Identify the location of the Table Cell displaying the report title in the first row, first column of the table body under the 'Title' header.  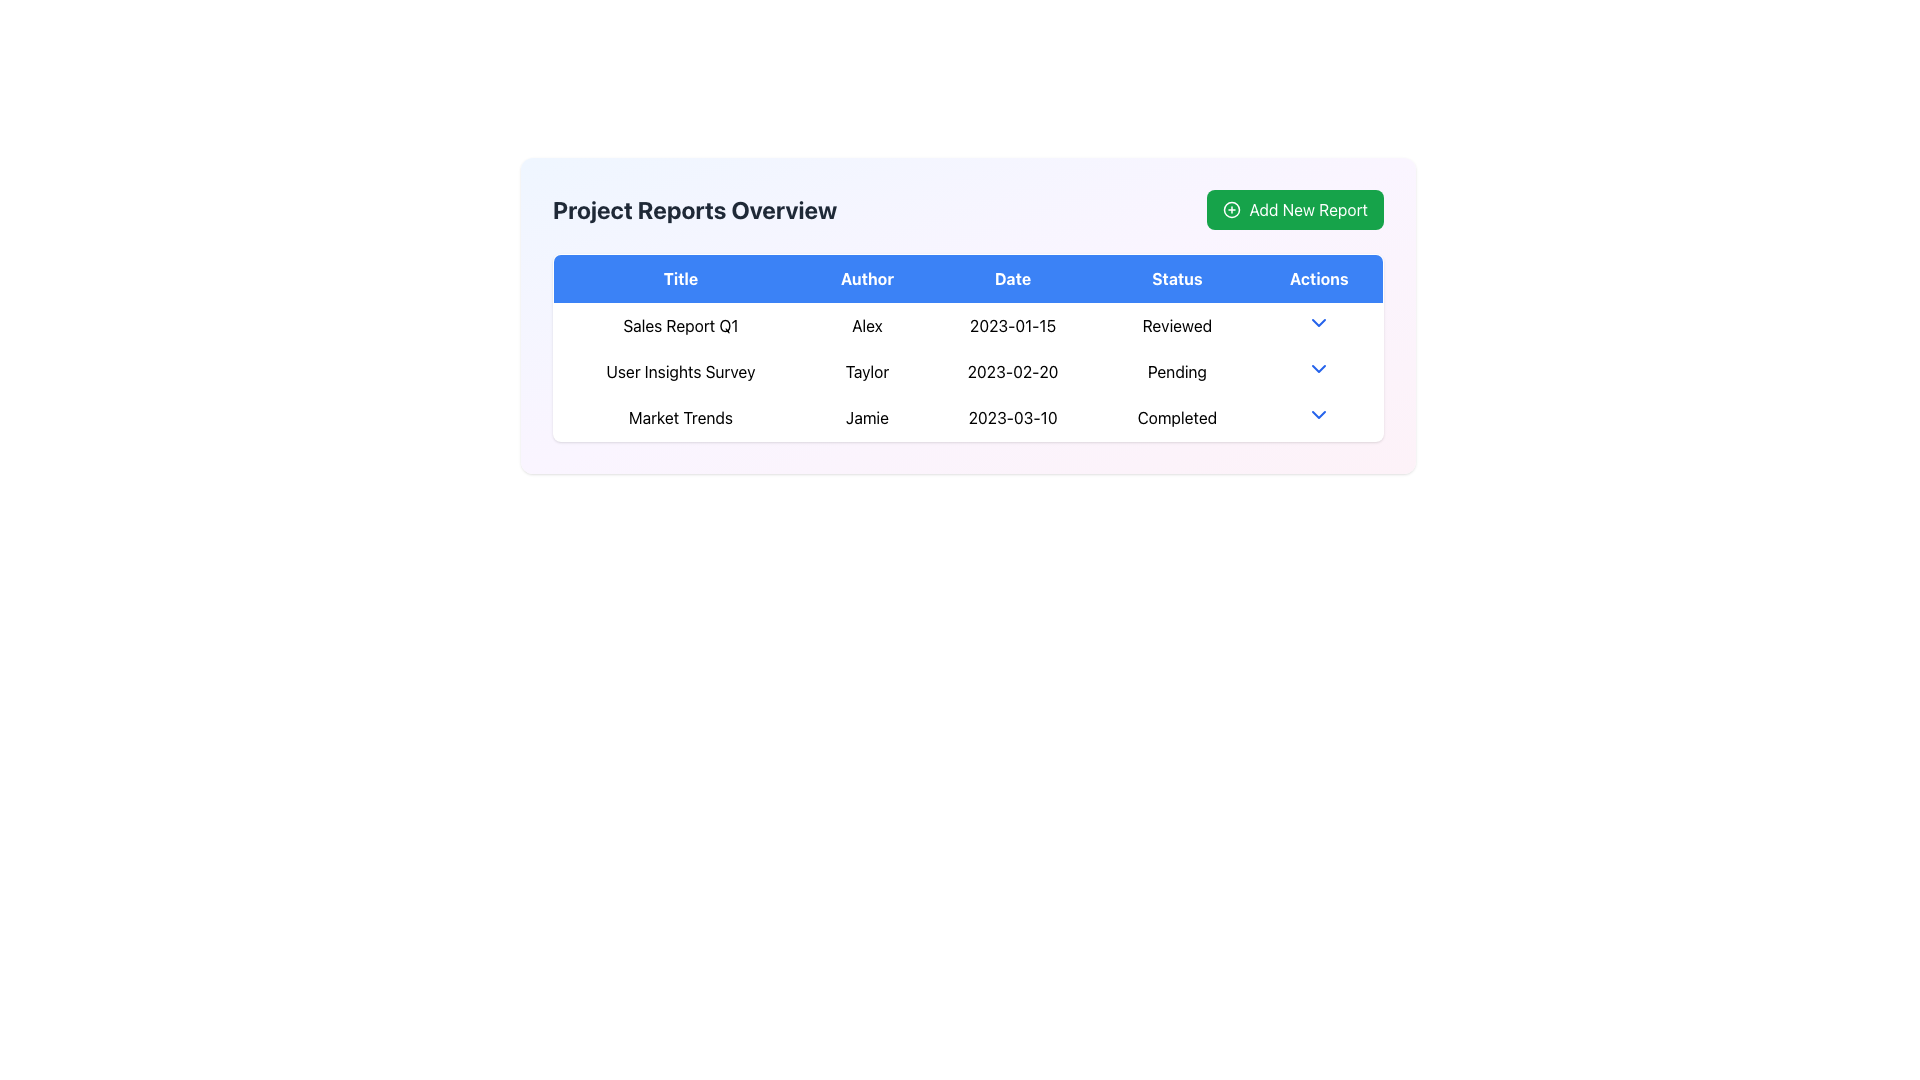
(680, 325).